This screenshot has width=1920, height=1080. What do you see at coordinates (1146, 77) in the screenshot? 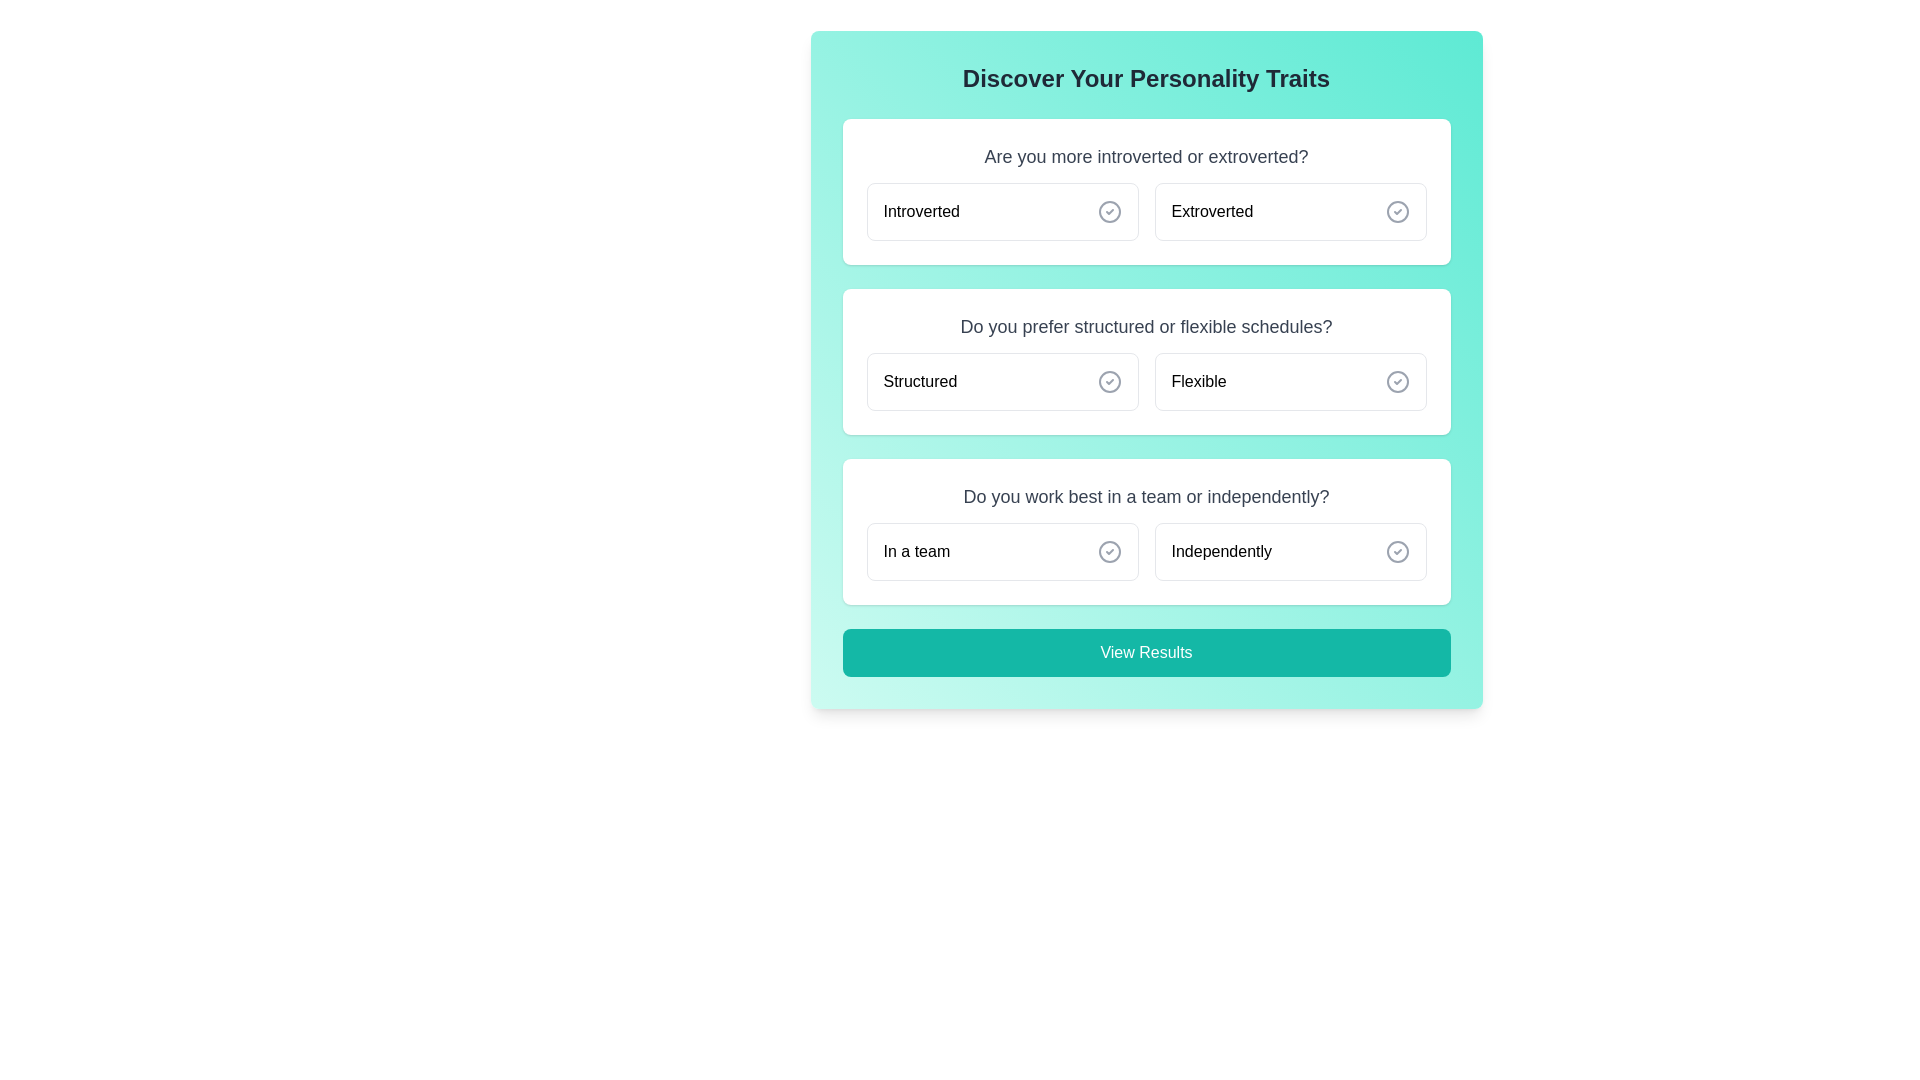
I see `the title text element located at the top of the teal gradient card, which indicates the purpose of the following content related to personality traits` at bounding box center [1146, 77].